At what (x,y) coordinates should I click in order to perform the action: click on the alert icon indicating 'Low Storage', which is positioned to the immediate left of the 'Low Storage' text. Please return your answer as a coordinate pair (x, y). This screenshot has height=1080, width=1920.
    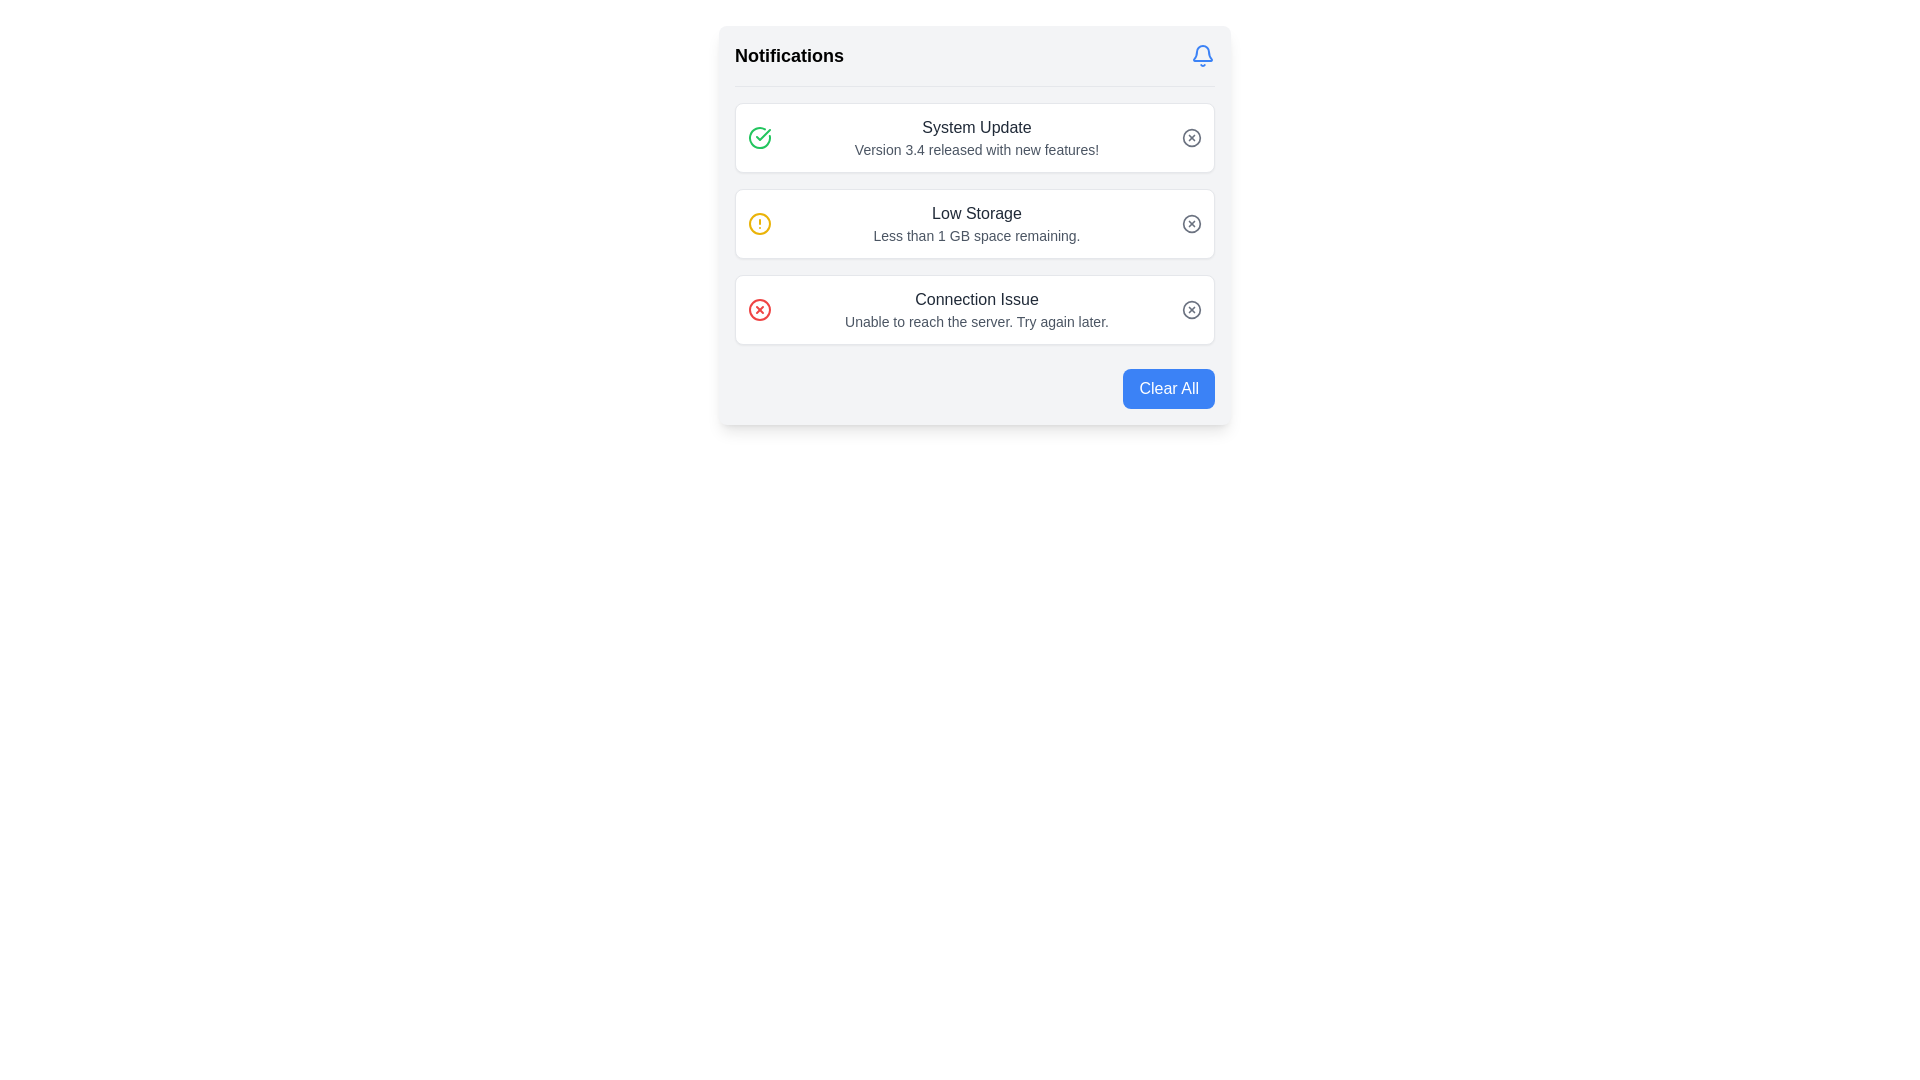
    Looking at the image, I should click on (758, 223).